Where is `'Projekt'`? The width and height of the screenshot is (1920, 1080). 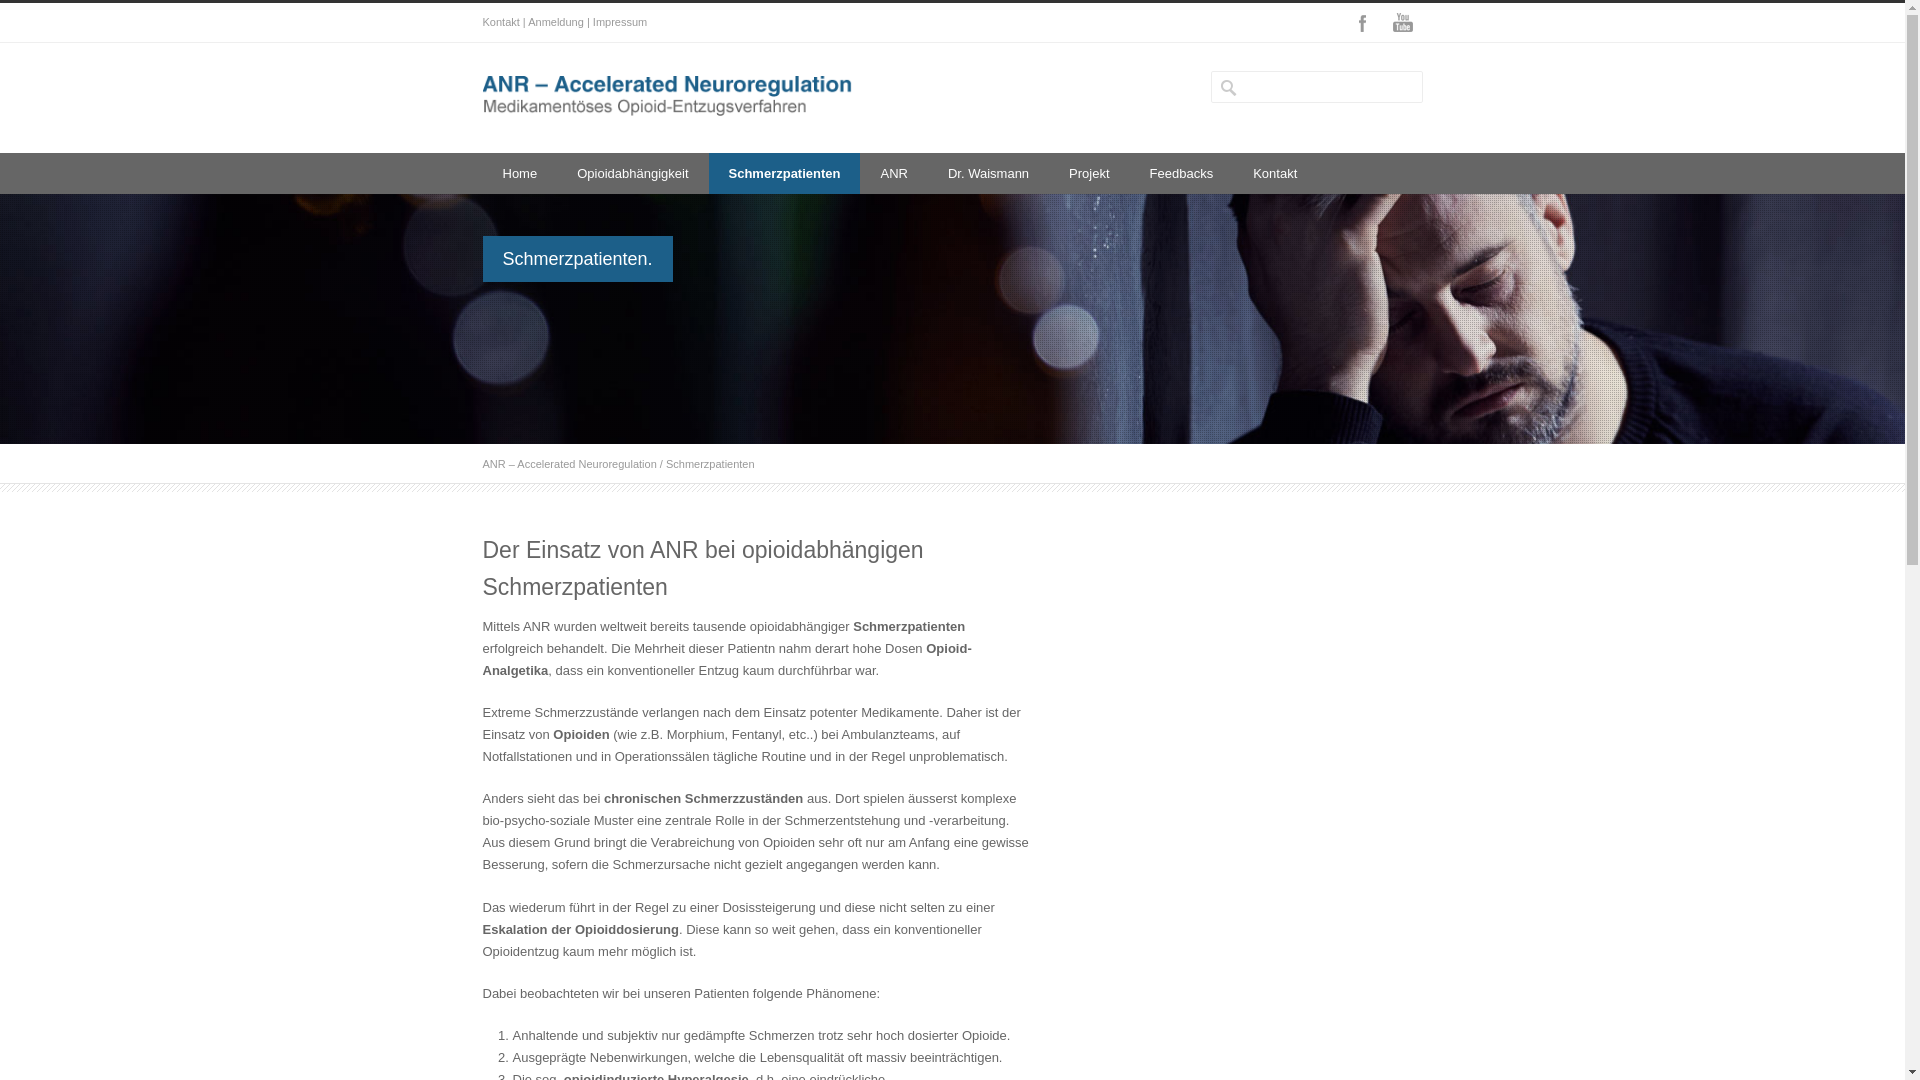 'Projekt' is located at coordinates (1088, 172).